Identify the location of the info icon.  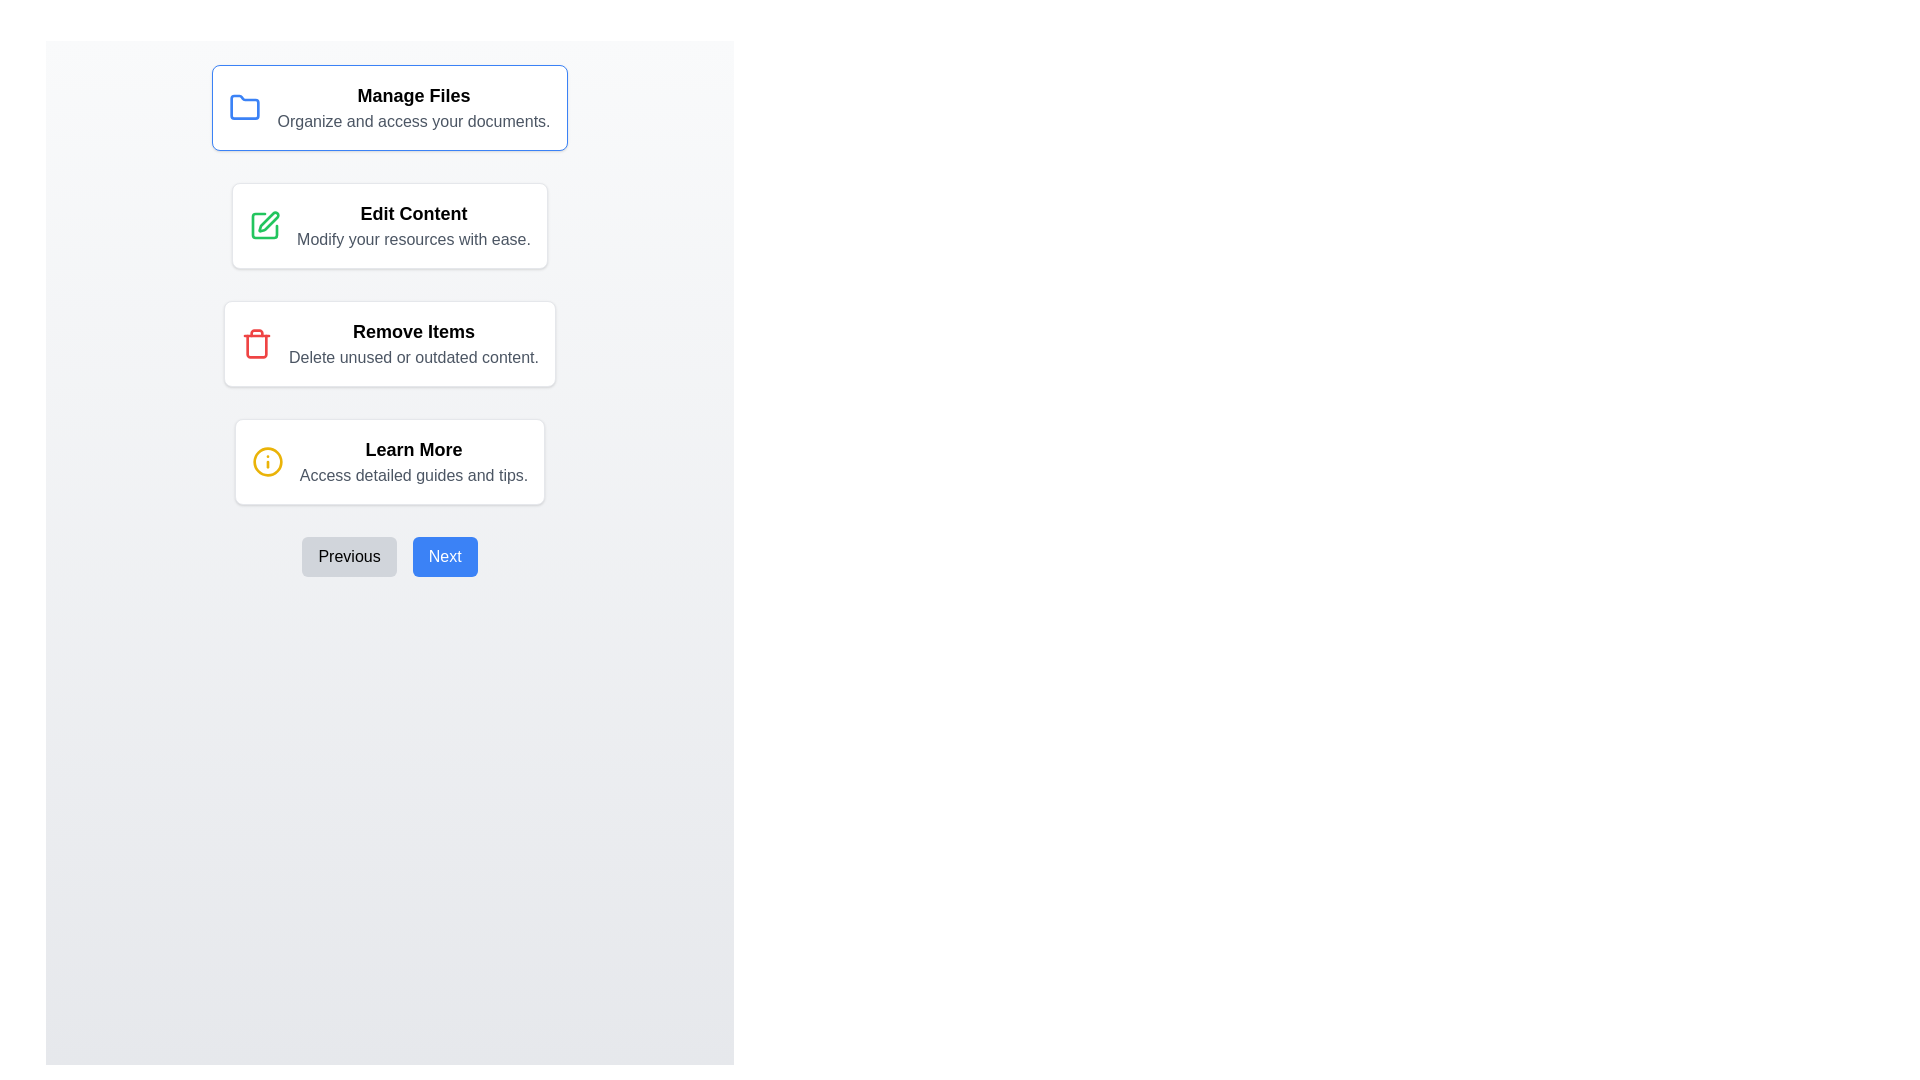
(266, 462).